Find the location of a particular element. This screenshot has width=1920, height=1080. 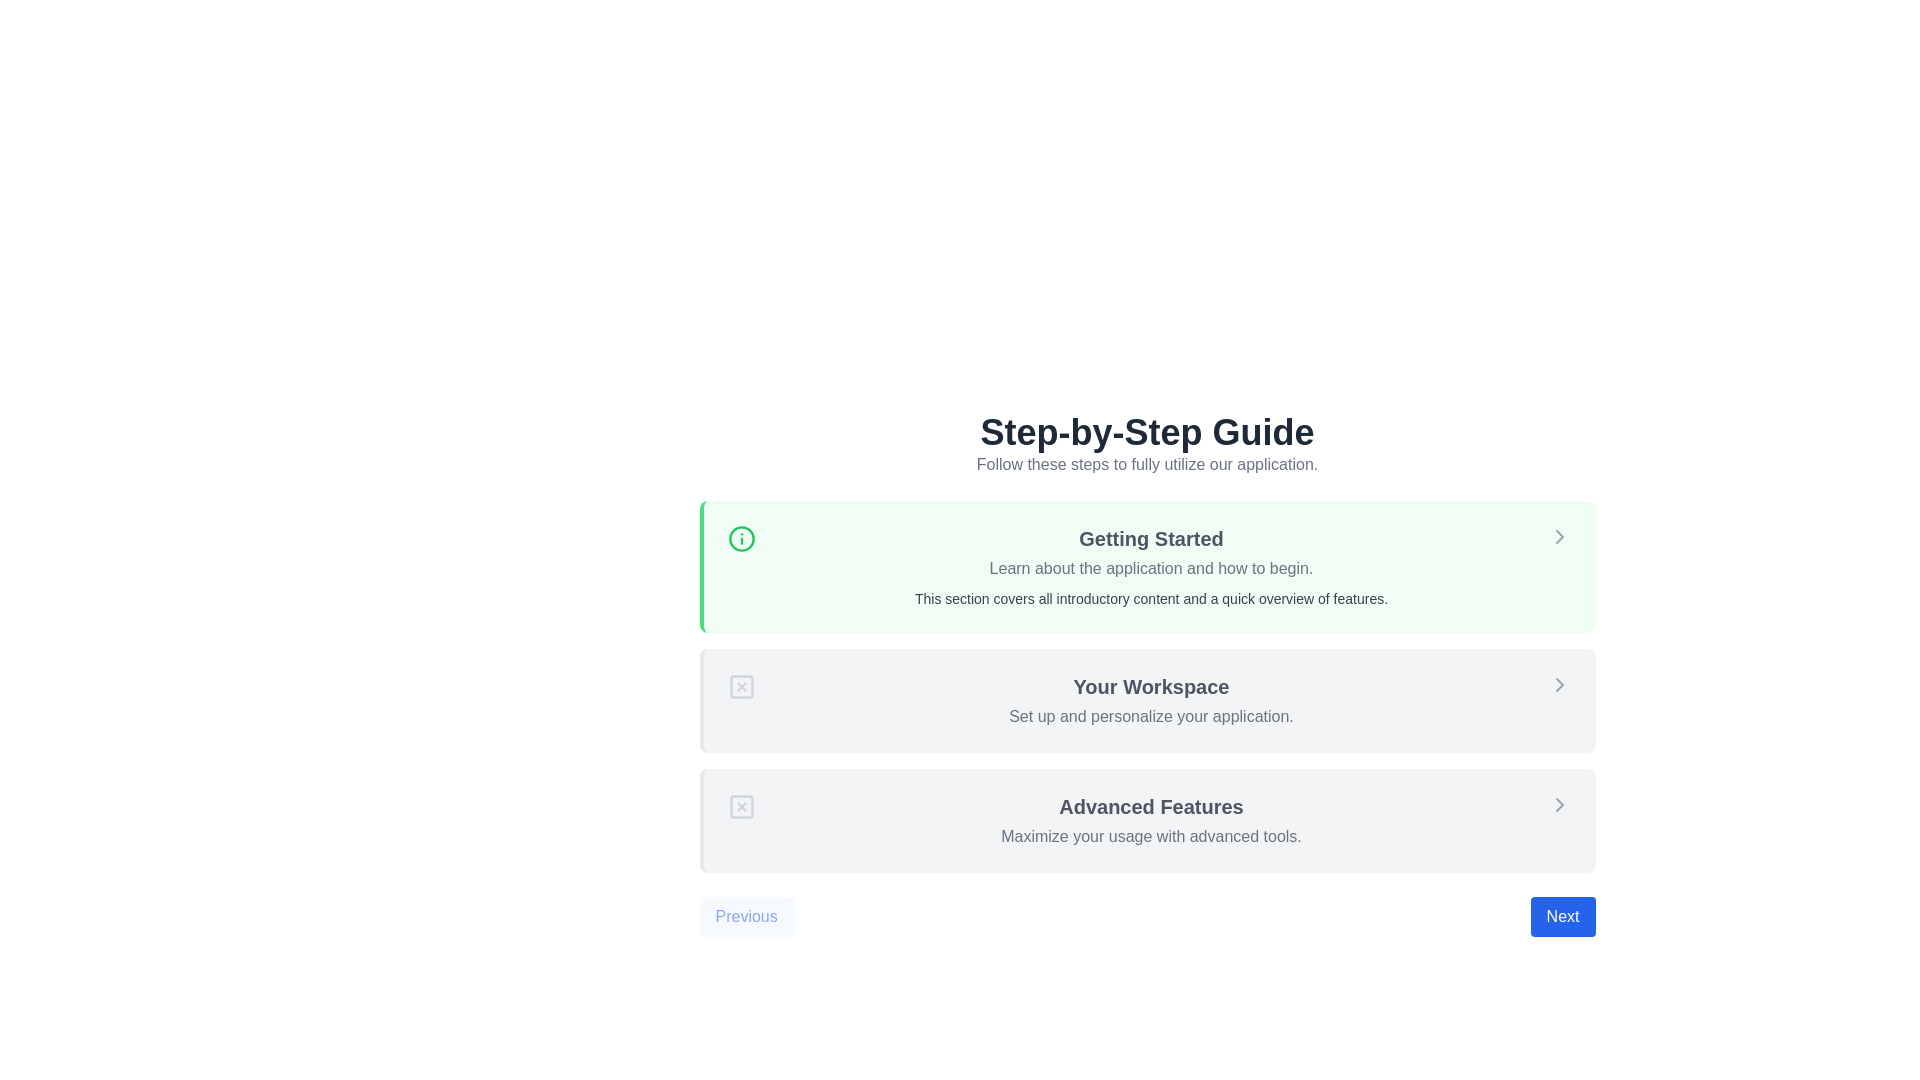

the text label that reads 'Follow these steps to fully utilize our application.' which is styled in gray font and positioned below the main heading 'Step-by-Step Guide.' is located at coordinates (1147, 465).